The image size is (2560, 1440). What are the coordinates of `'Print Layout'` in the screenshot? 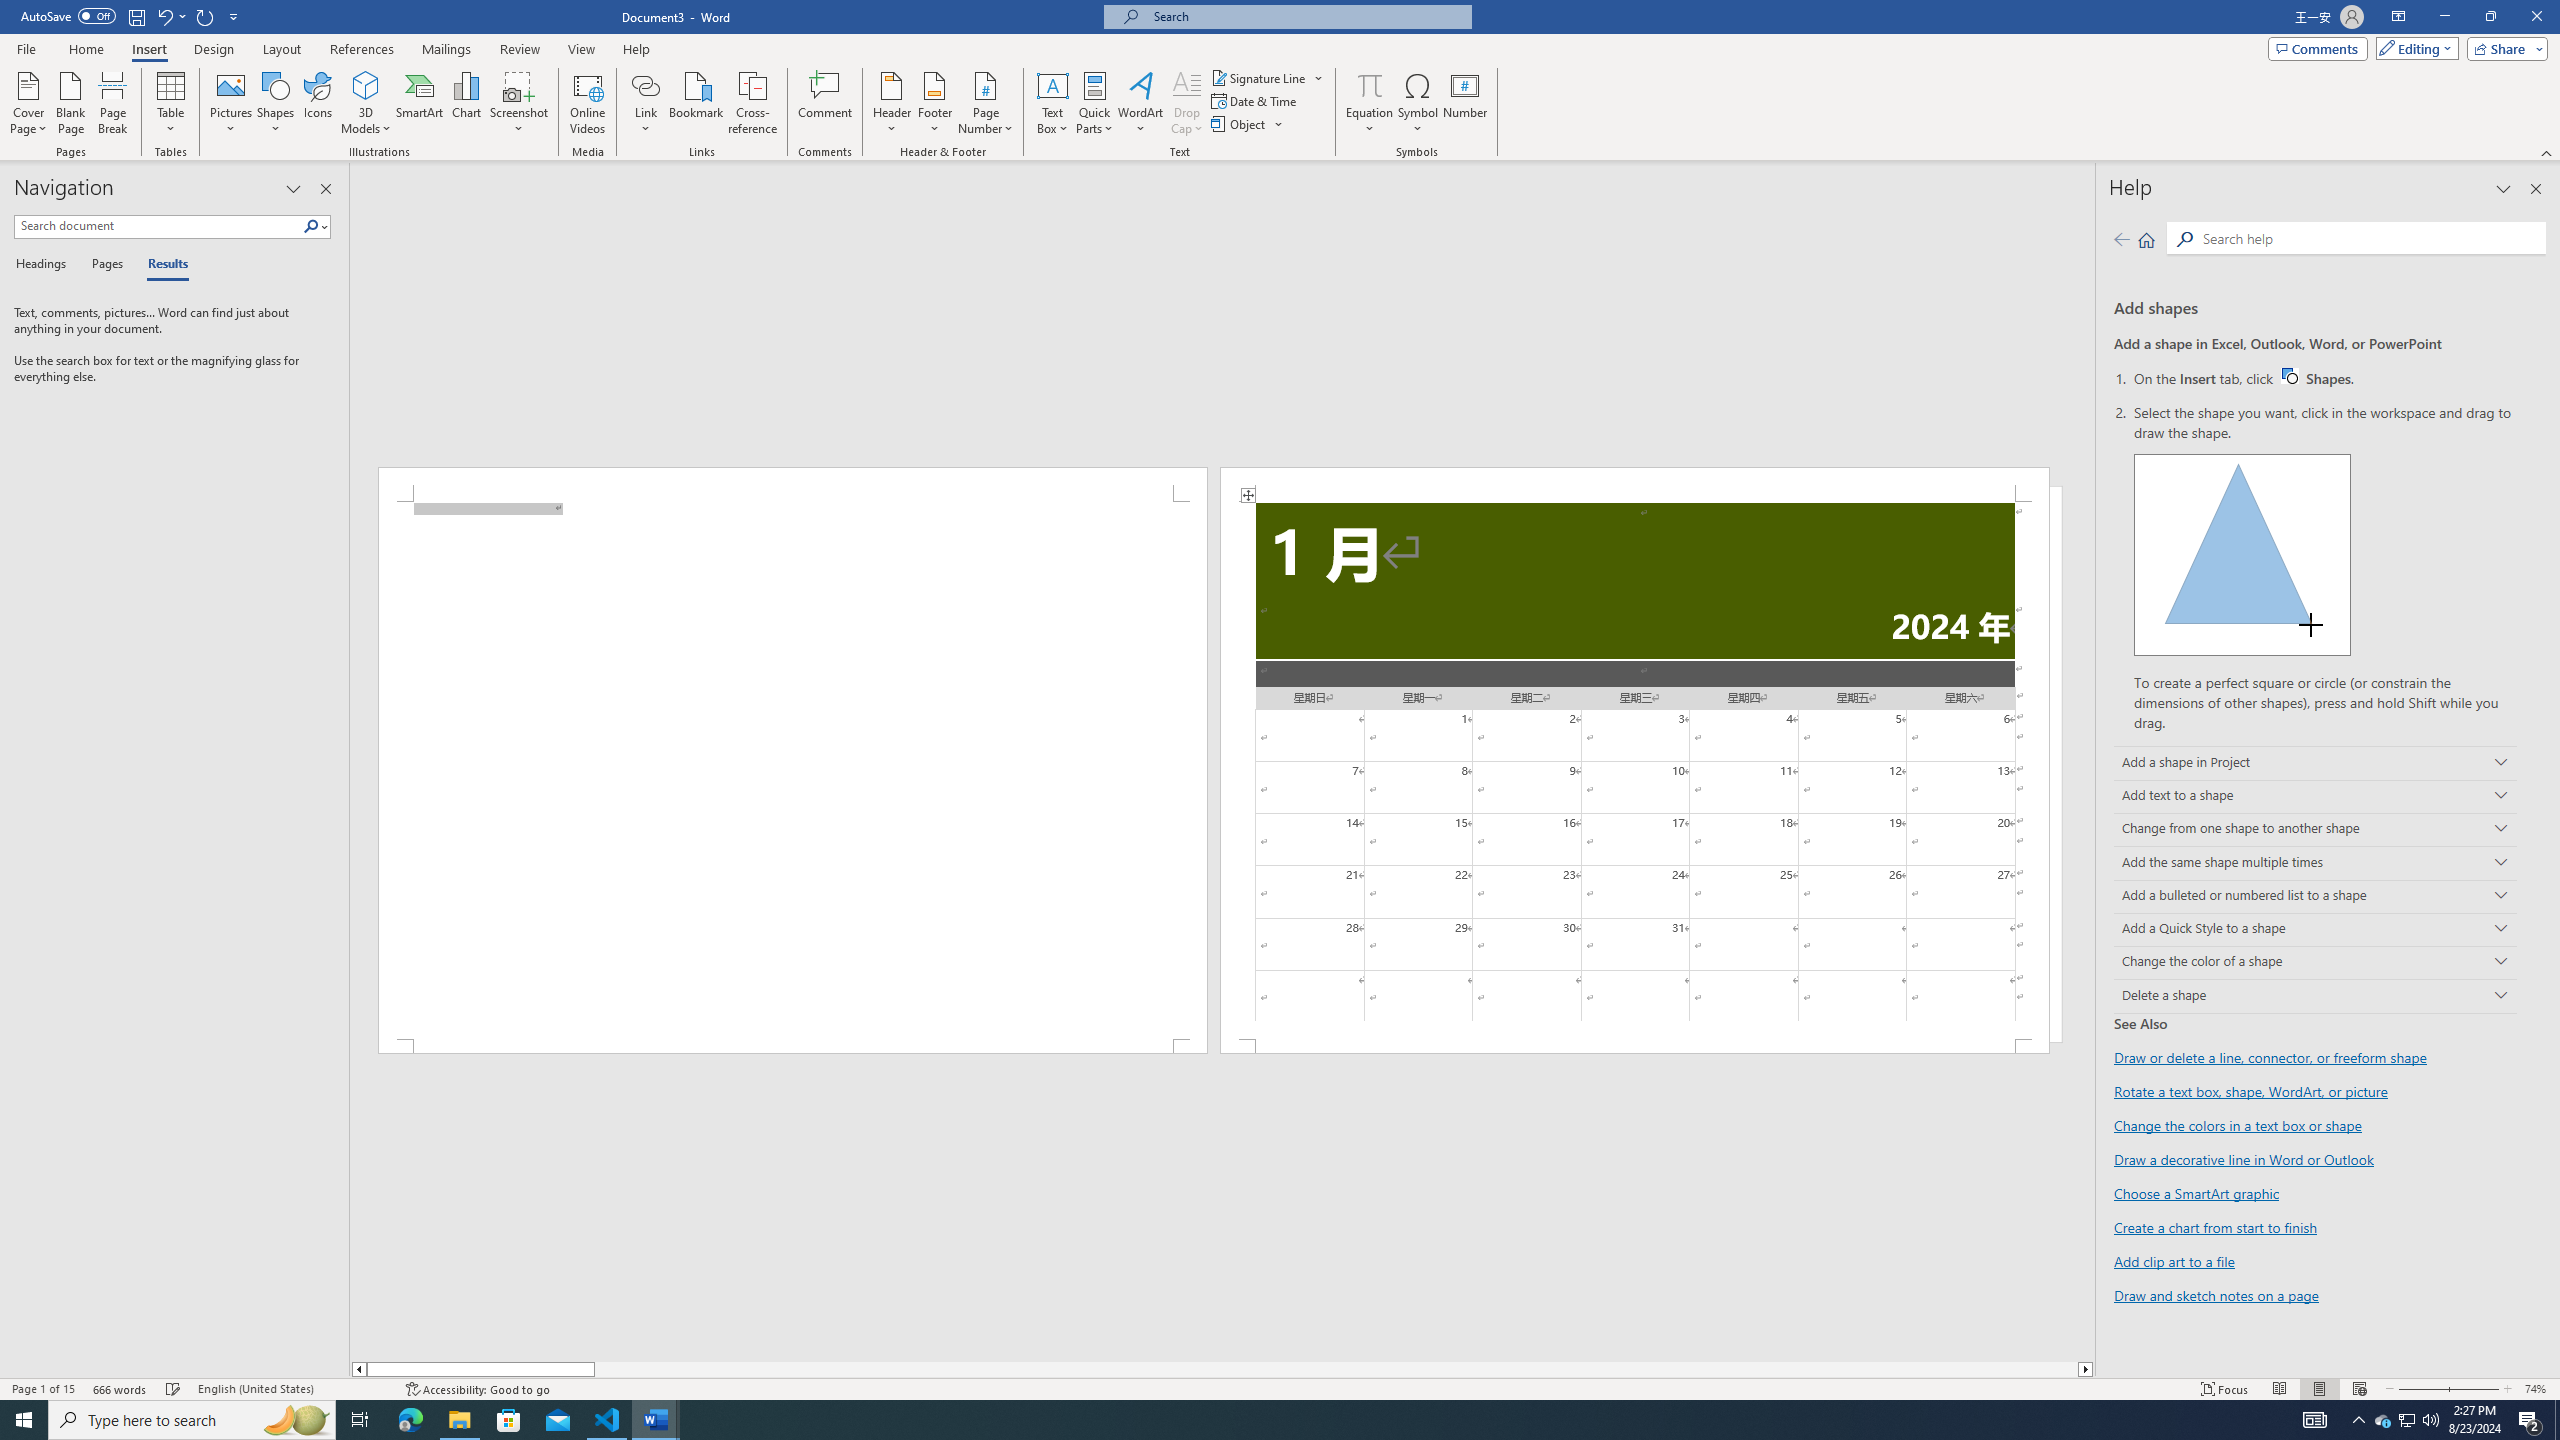 It's located at (2319, 1389).